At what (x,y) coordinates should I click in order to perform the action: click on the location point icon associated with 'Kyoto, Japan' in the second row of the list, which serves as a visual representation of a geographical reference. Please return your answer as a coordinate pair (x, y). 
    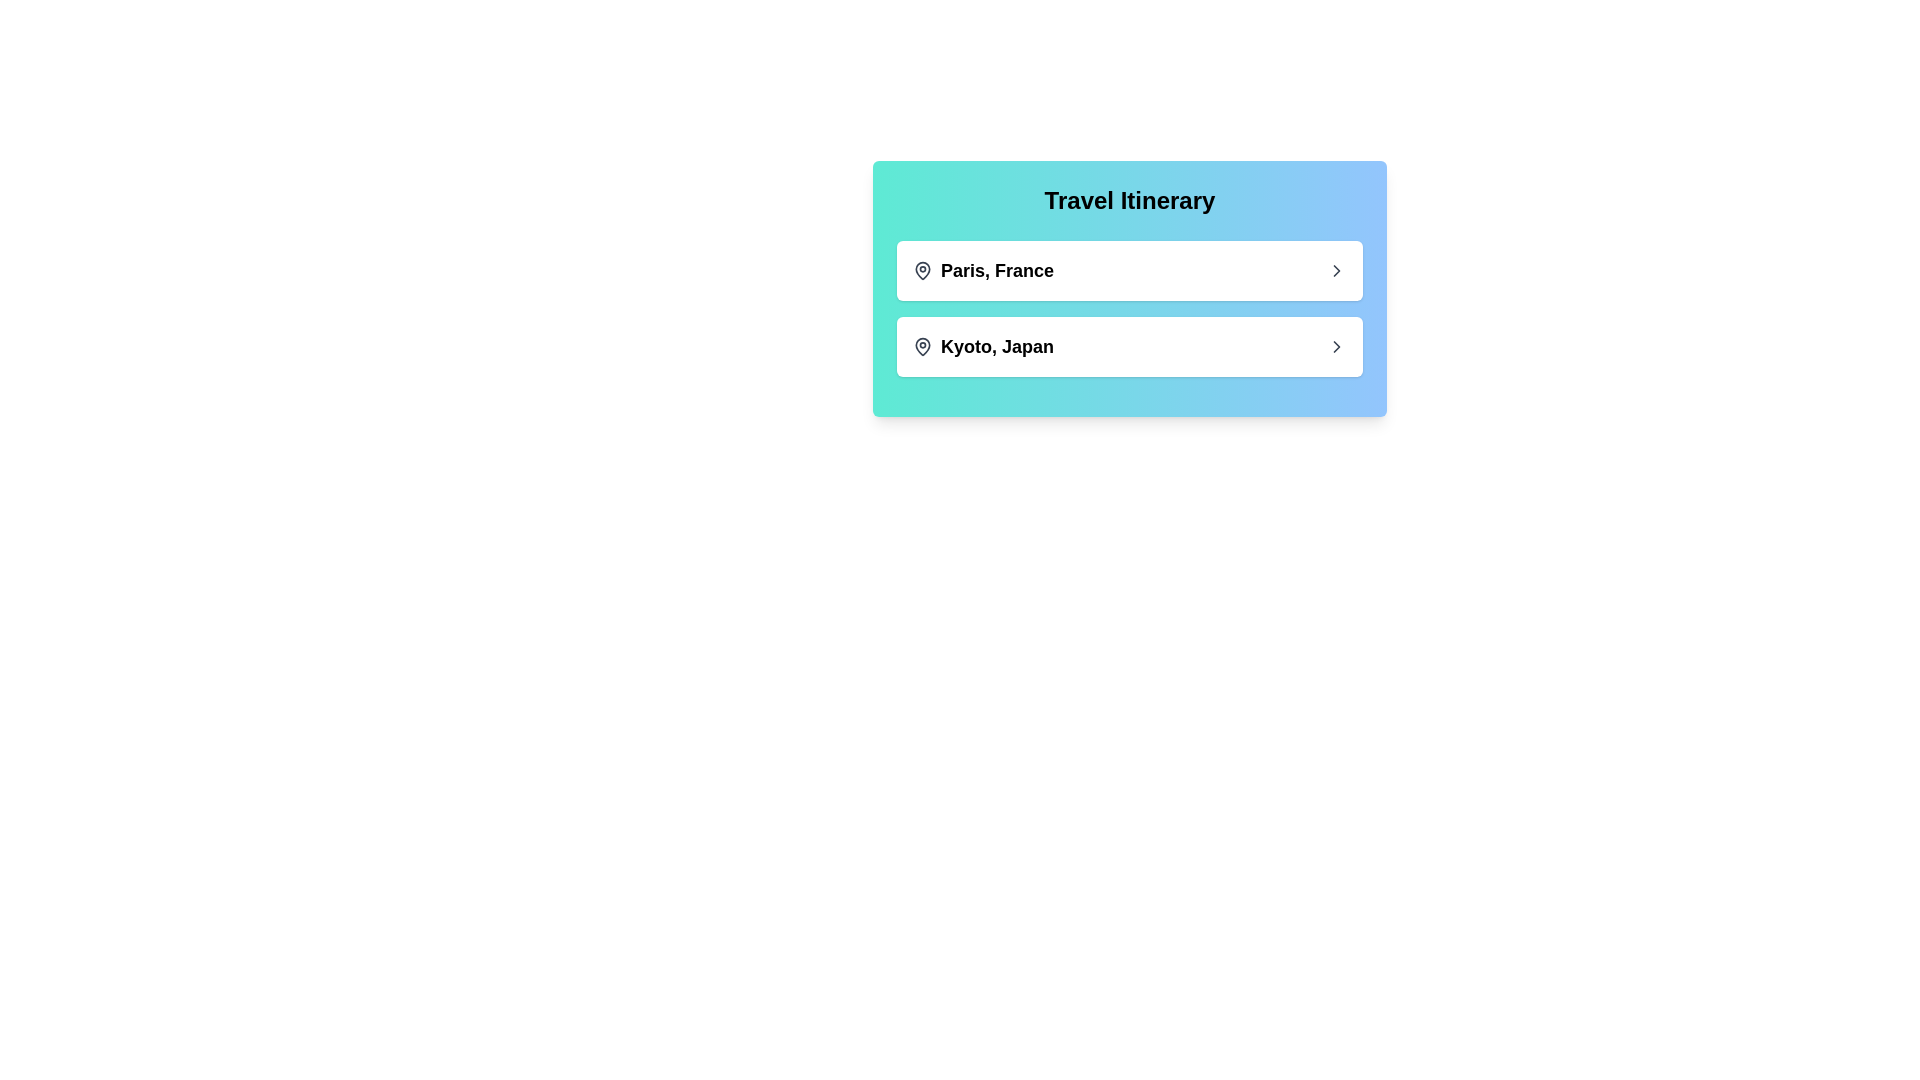
    Looking at the image, I should click on (921, 345).